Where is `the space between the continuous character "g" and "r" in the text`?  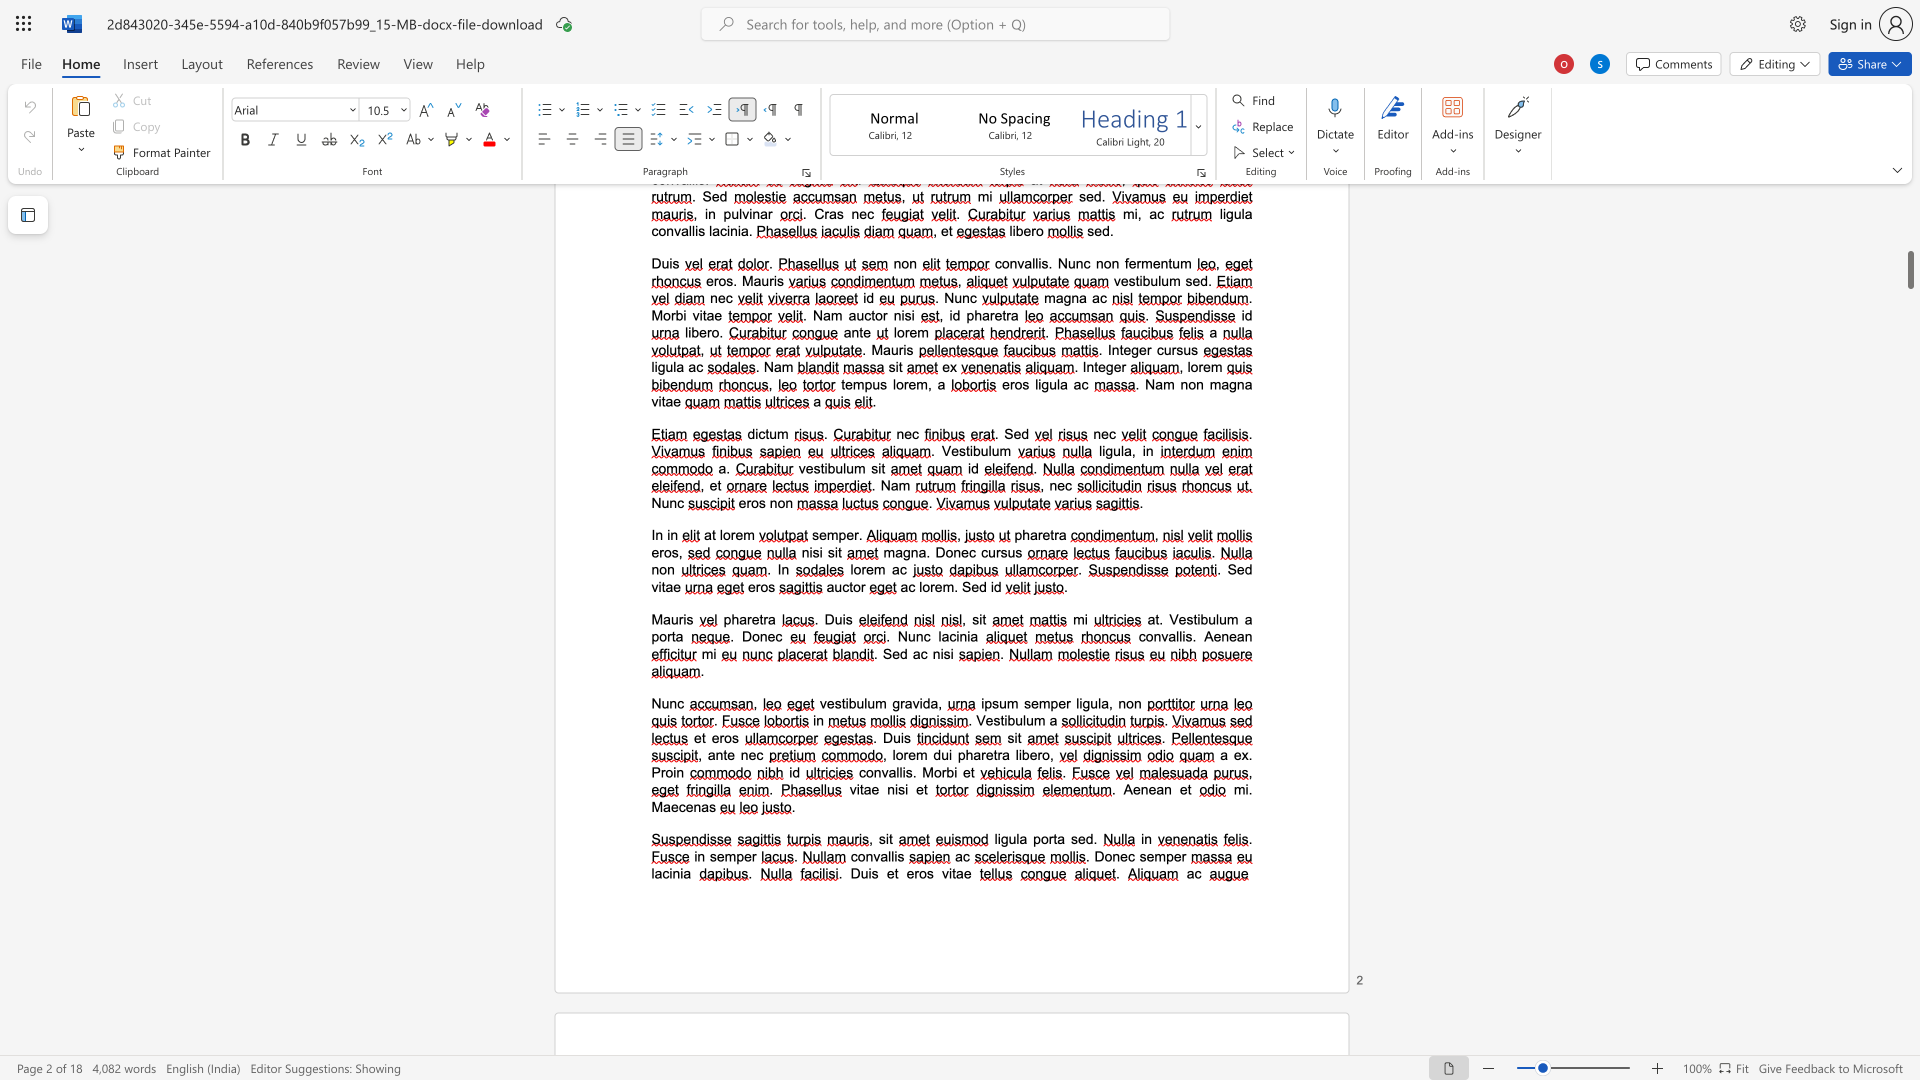 the space between the continuous character "g" and "r" in the text is located at coordinates (898, 702).